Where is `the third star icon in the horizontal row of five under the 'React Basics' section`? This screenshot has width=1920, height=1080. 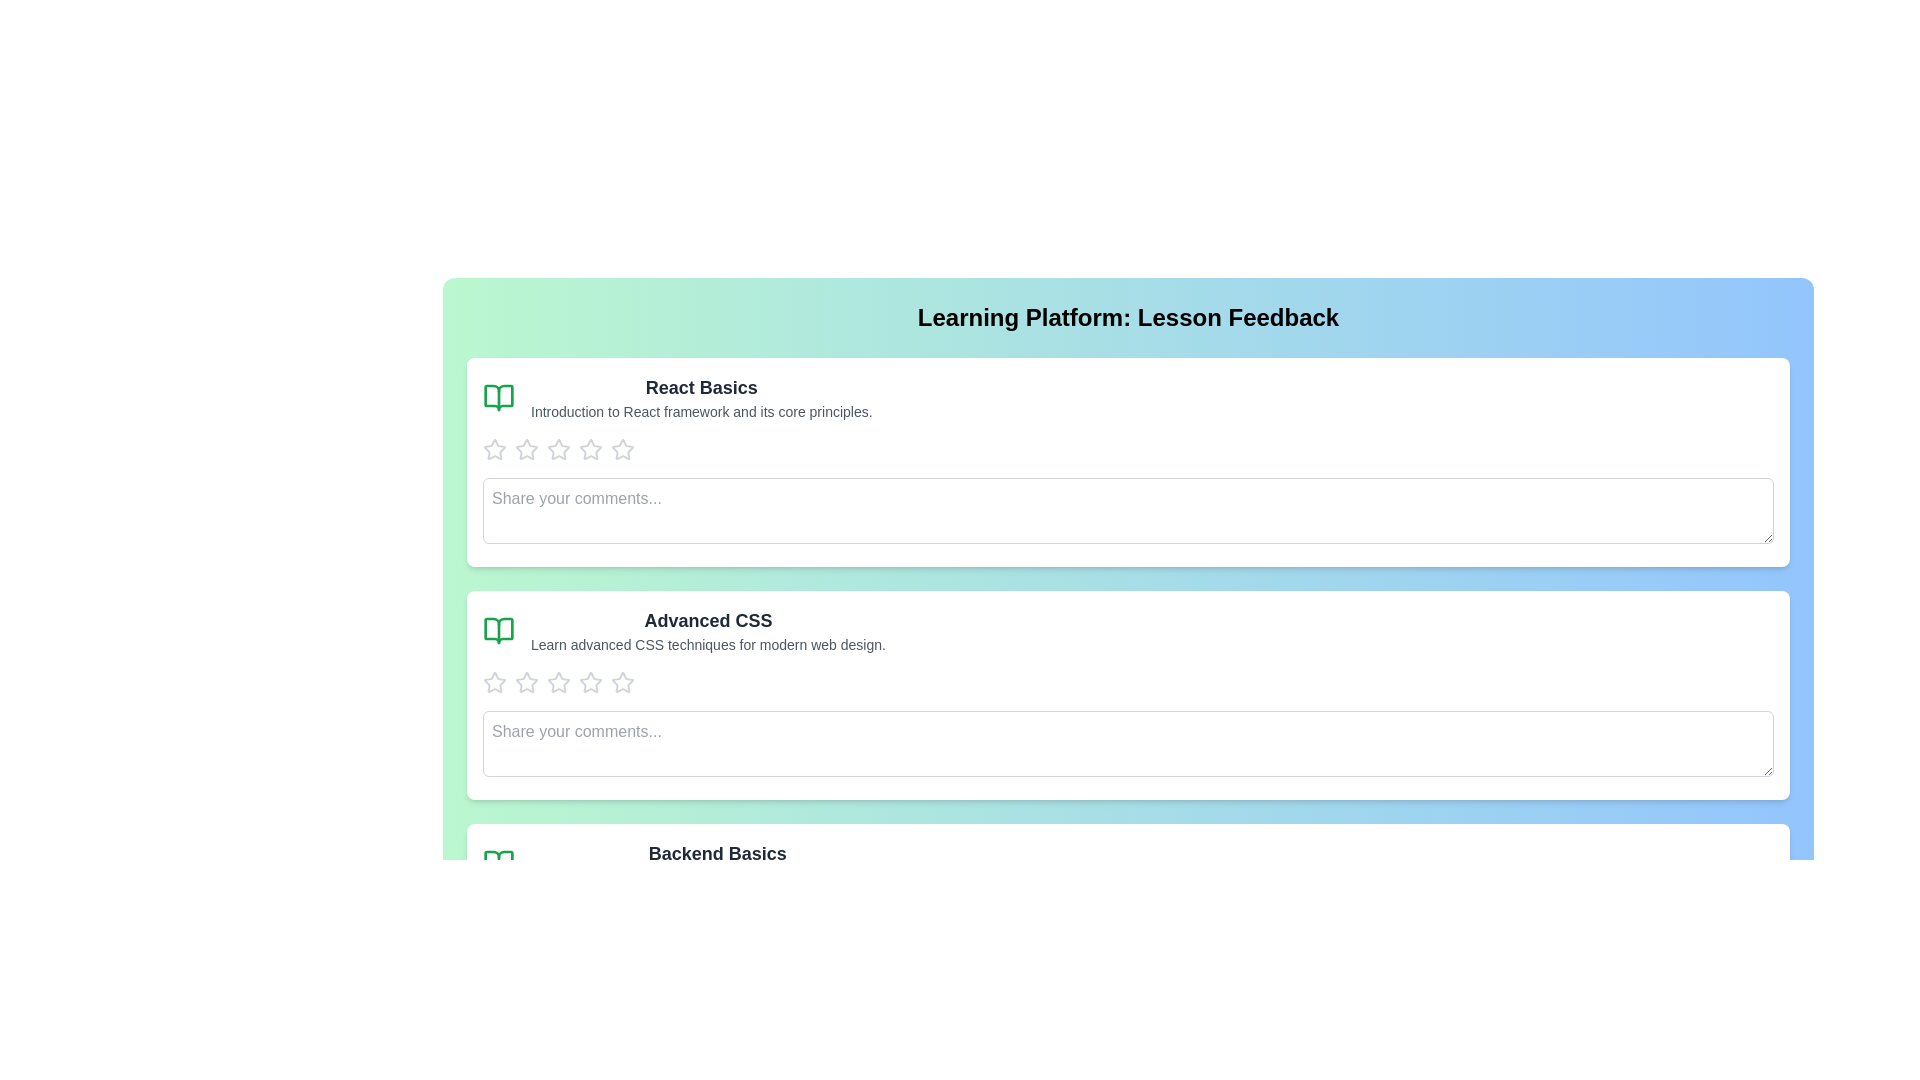 the third star icon in the horizontal row of five under the 'React Basics' section is located at coordinates (589, 448).